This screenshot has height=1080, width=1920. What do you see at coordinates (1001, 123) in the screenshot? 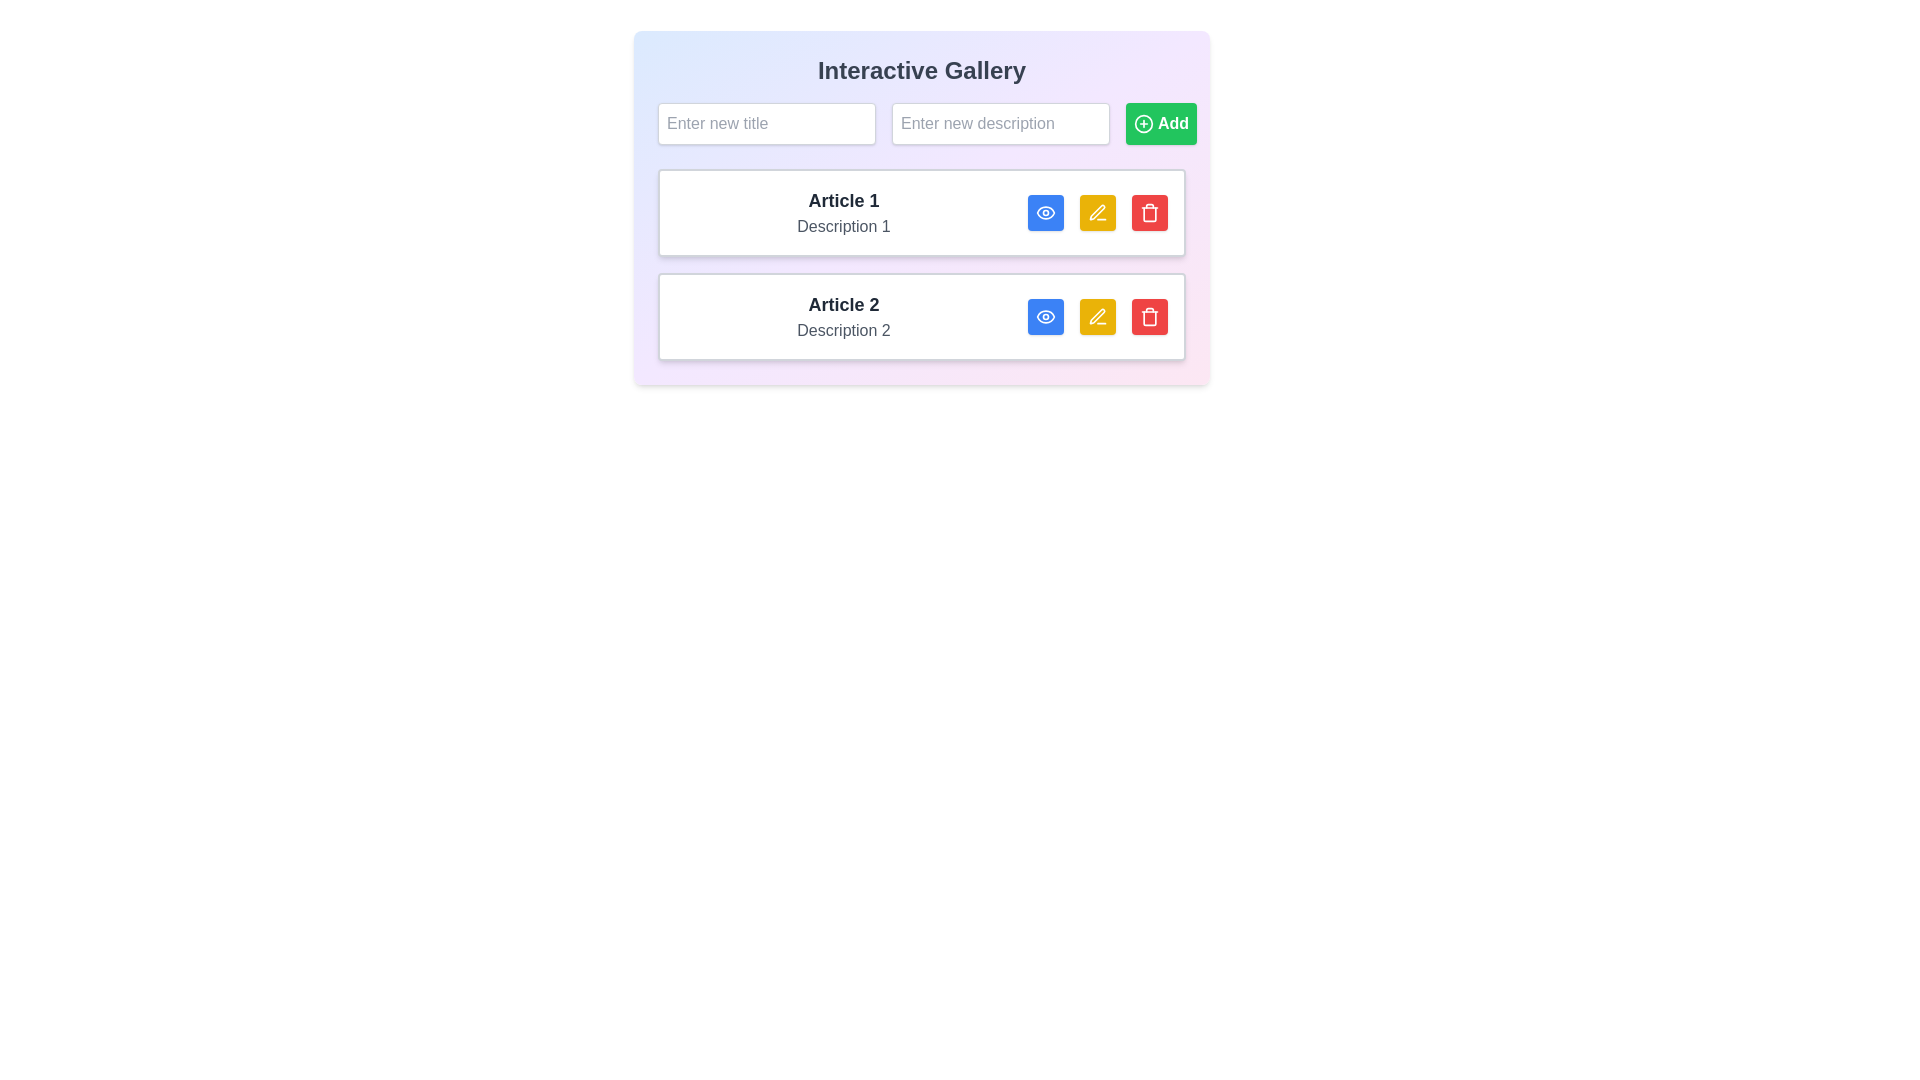
I see `the text input field that allows users to enter or modify the description of an item, positioned between the 'Enter new title' input and the 'Add' button` at bounding box center [1001, 123].